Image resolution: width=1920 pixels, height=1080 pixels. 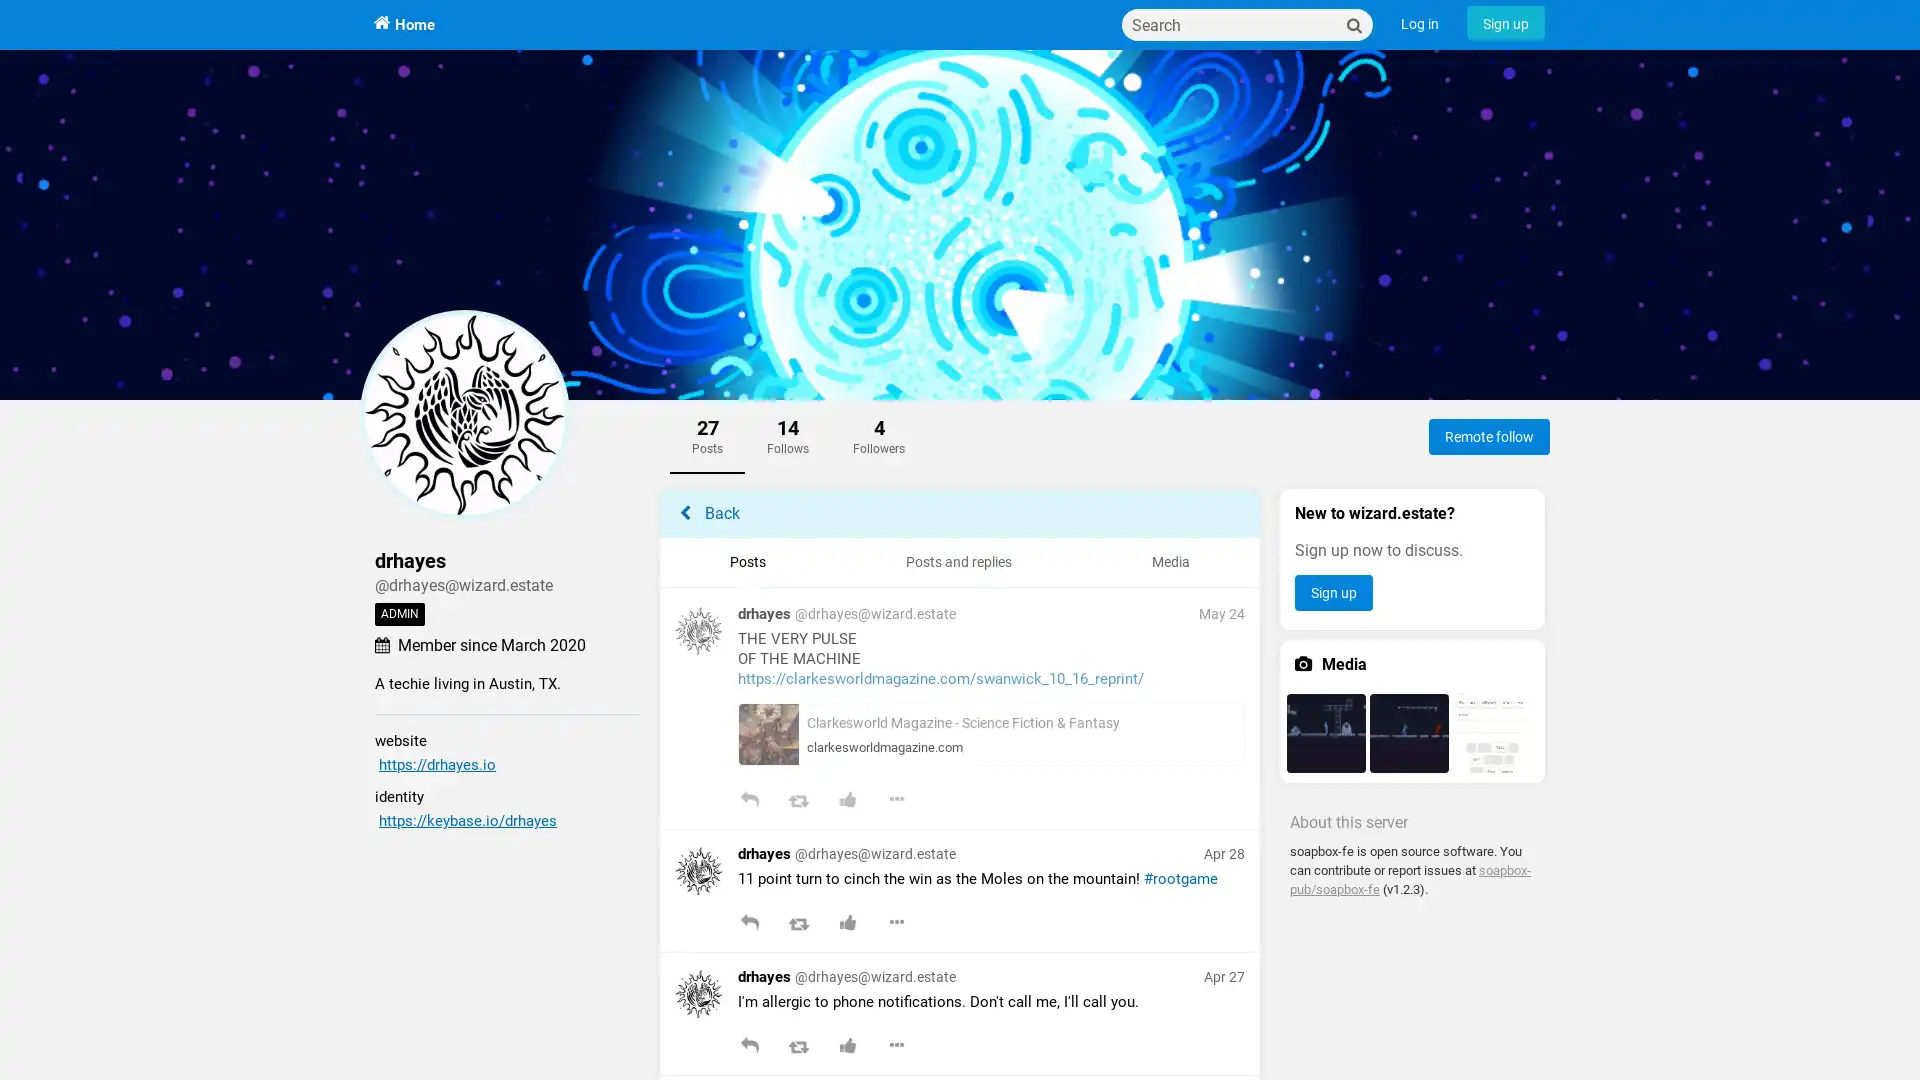 What do you see at coordinates (748, 1047) in the screenshot?
I see `Reply` at bounding box center [748, 1047].